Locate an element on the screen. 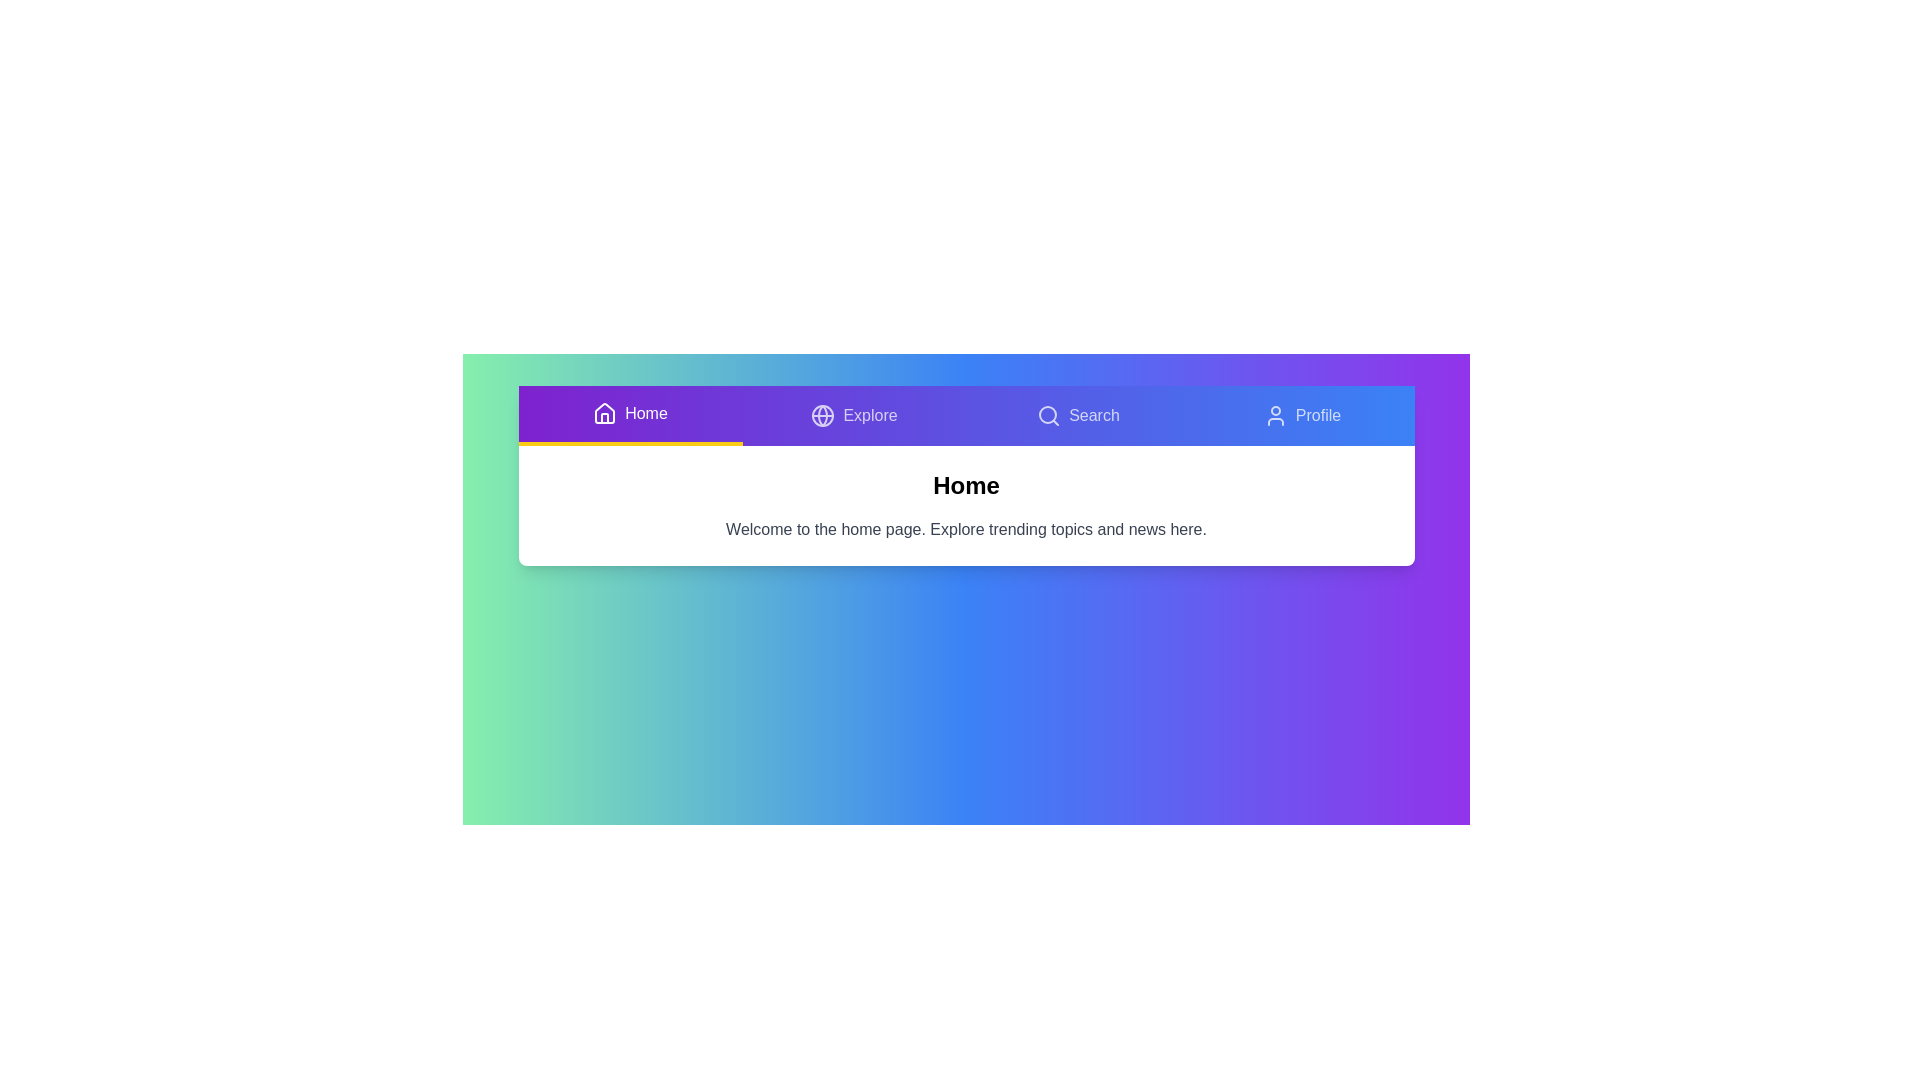 The width and height of the screenshot is (1920, 1080). the tab labeled Home is located at coordinates (629, 415).